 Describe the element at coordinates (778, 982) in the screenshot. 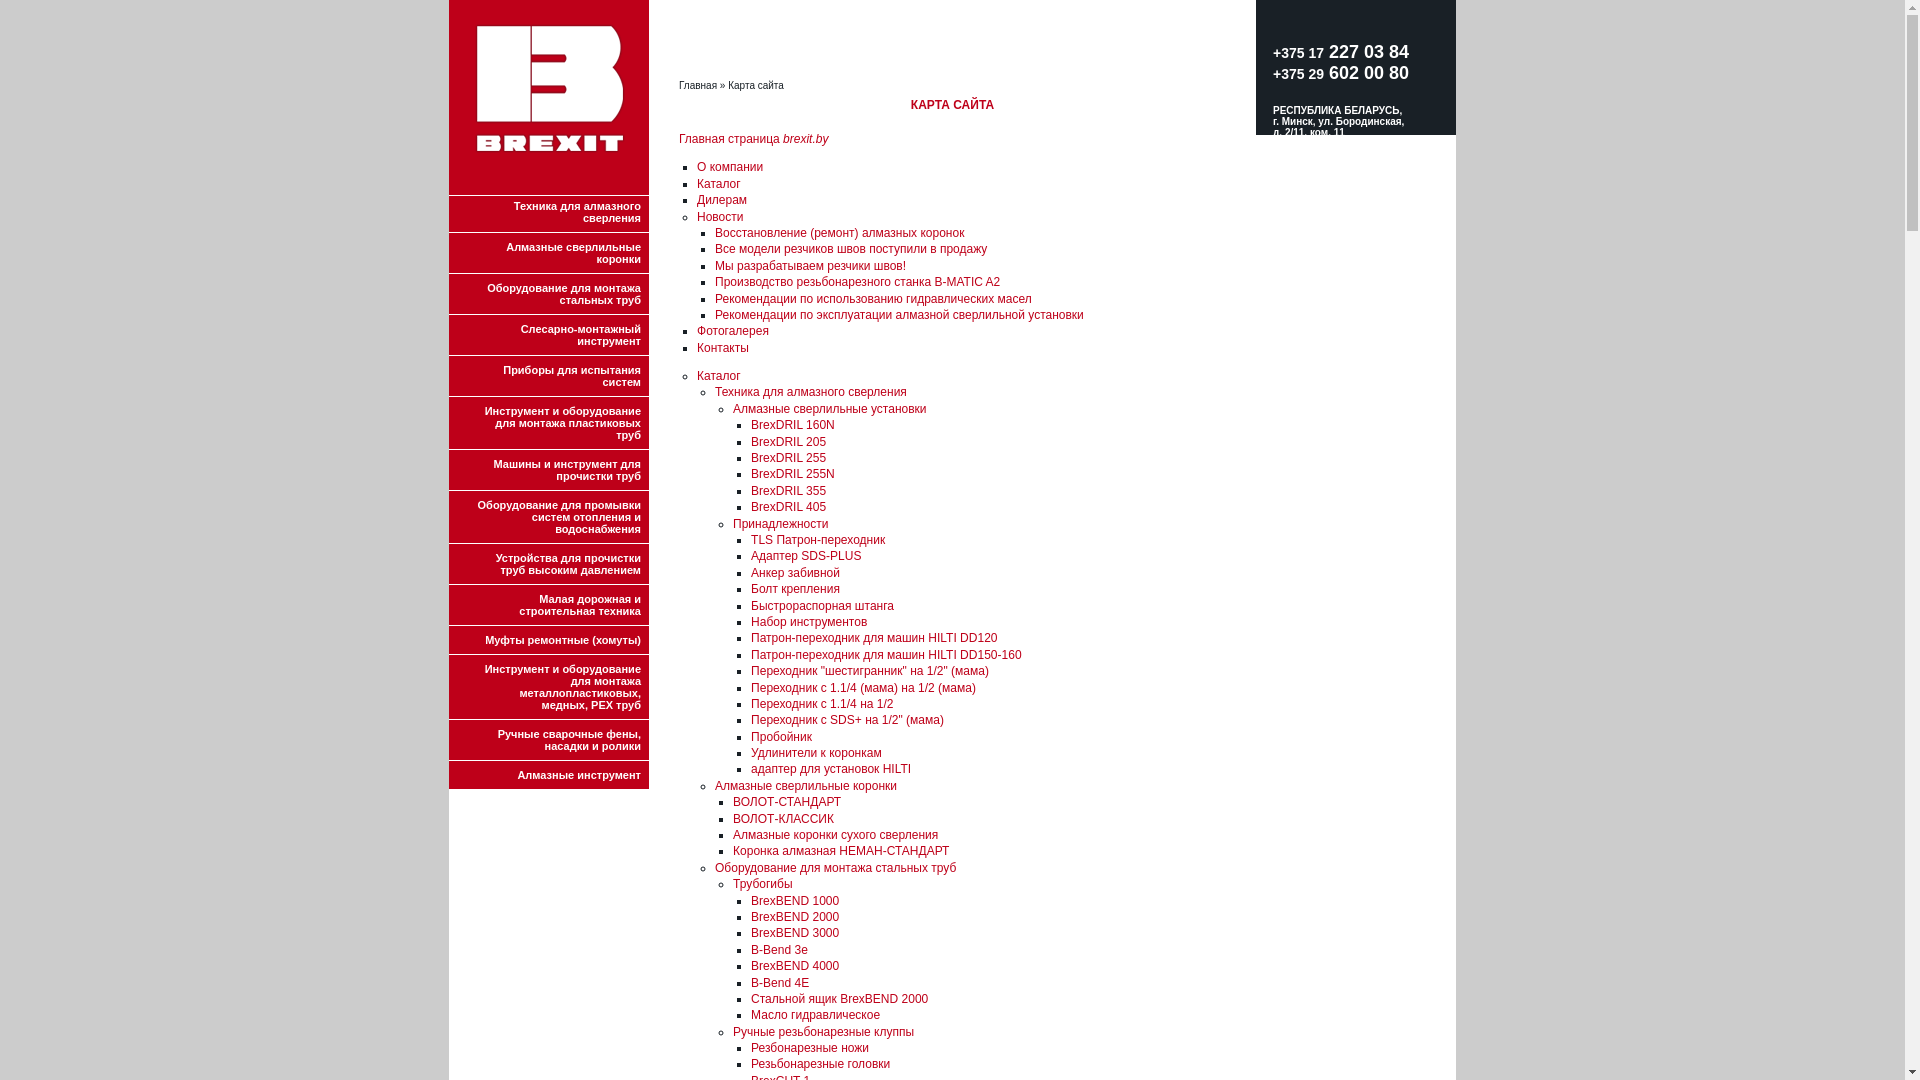

I see `'B-Bend 4E'` at that location.